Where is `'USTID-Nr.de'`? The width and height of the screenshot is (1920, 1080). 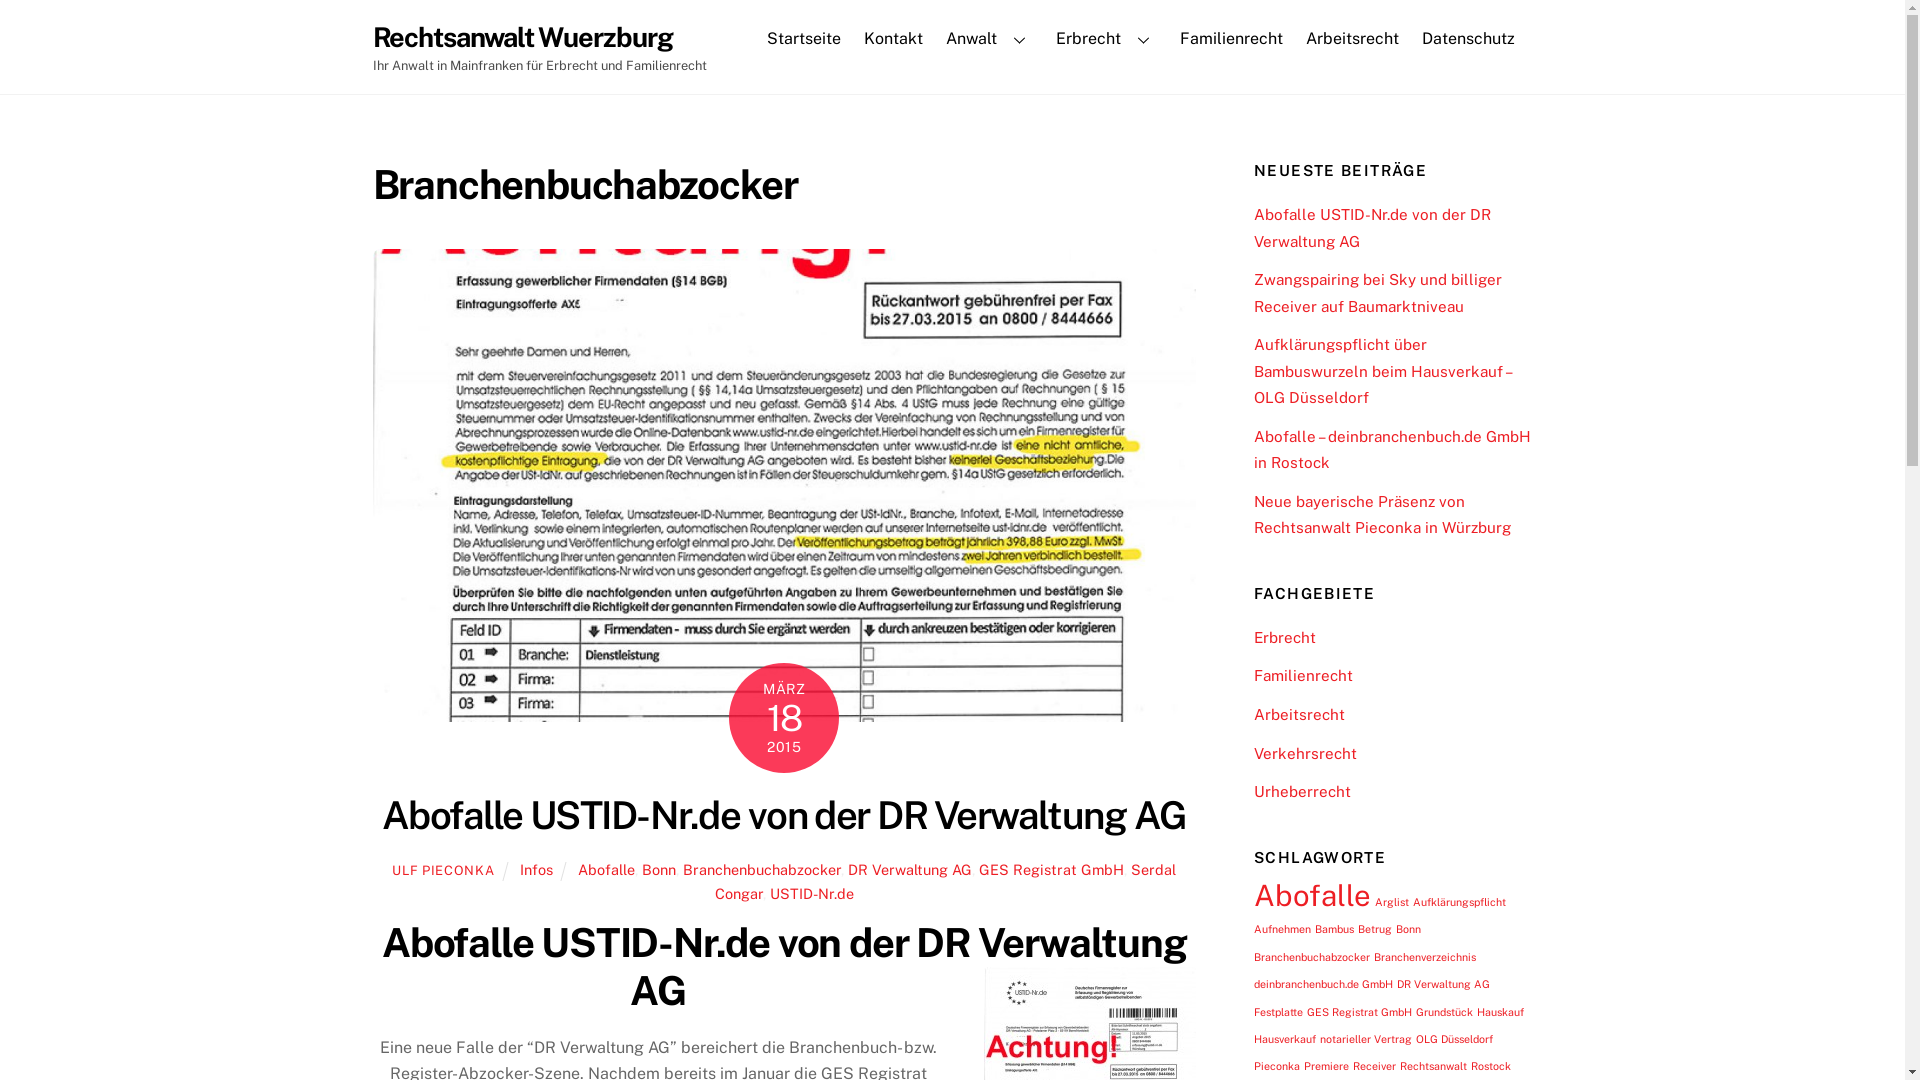 'USTID-Nr.de' is located at coordinates (811, 892).